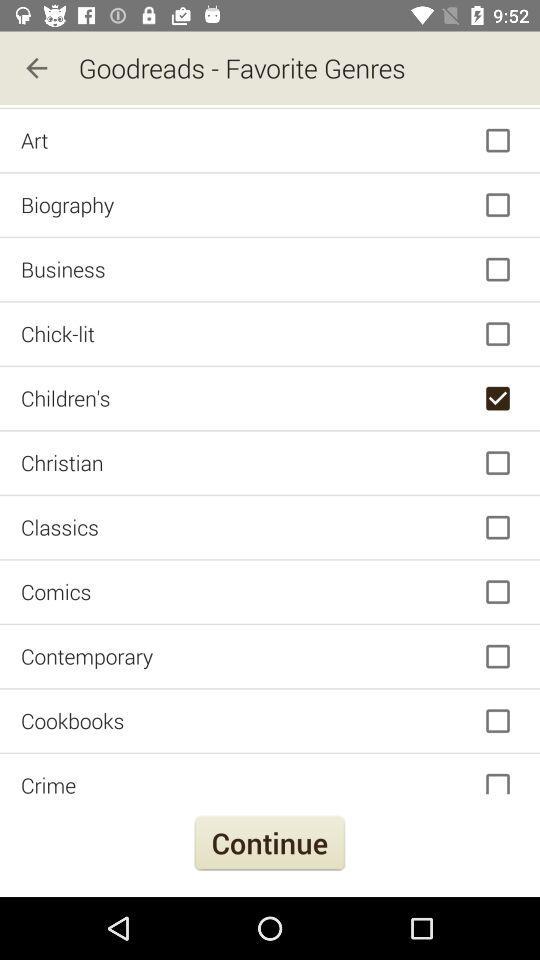 This screenshot has height=960, width=540. What do you see at coordinates (270, 334) in the screenshot?
I see `the icon above the children's icon` at bounding box center [270, 334].